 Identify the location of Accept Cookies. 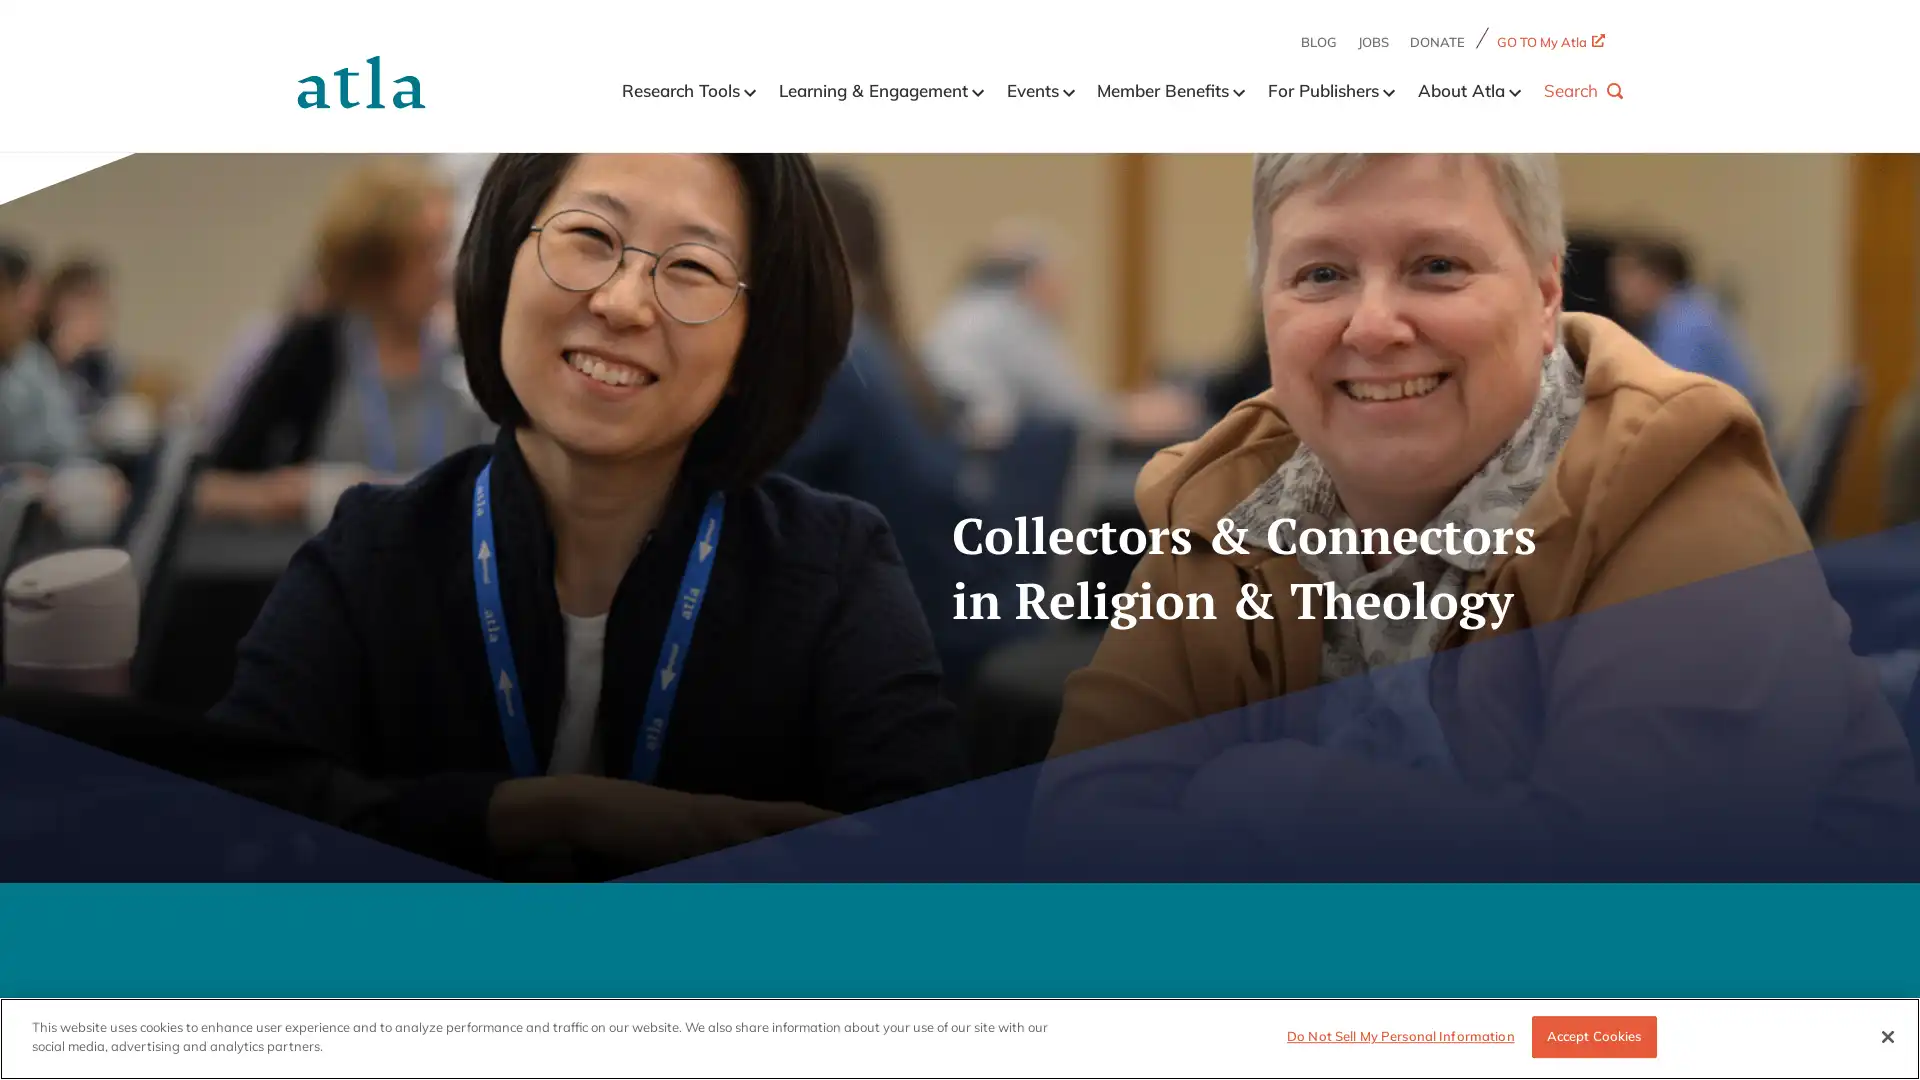
(1592, 1035).